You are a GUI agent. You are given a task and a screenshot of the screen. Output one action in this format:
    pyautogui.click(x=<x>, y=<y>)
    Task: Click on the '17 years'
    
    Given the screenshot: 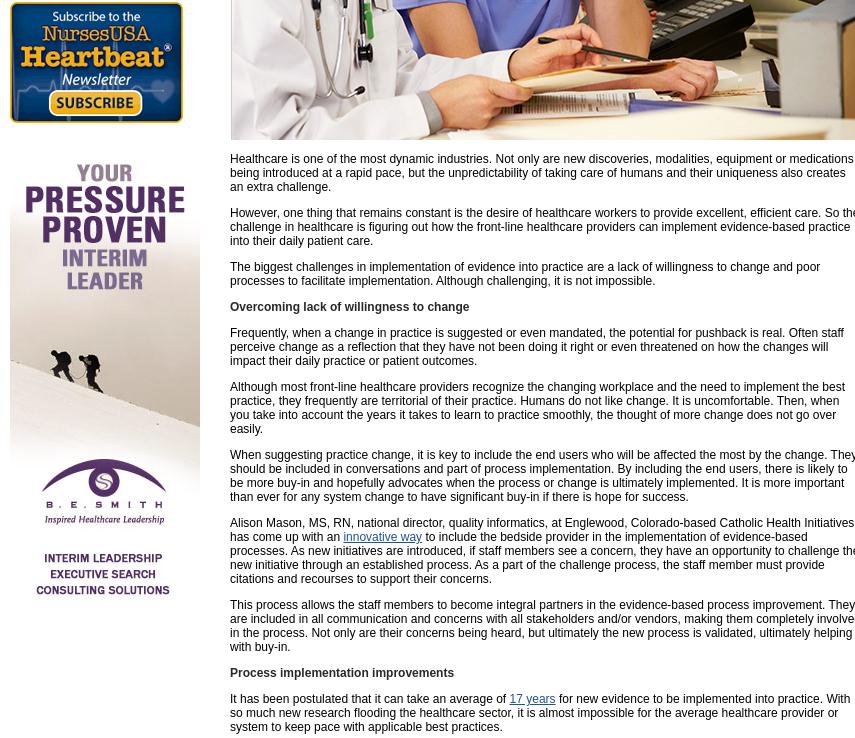 What is the action you would take?
    pyautogui.click(x=531, y=698)
    